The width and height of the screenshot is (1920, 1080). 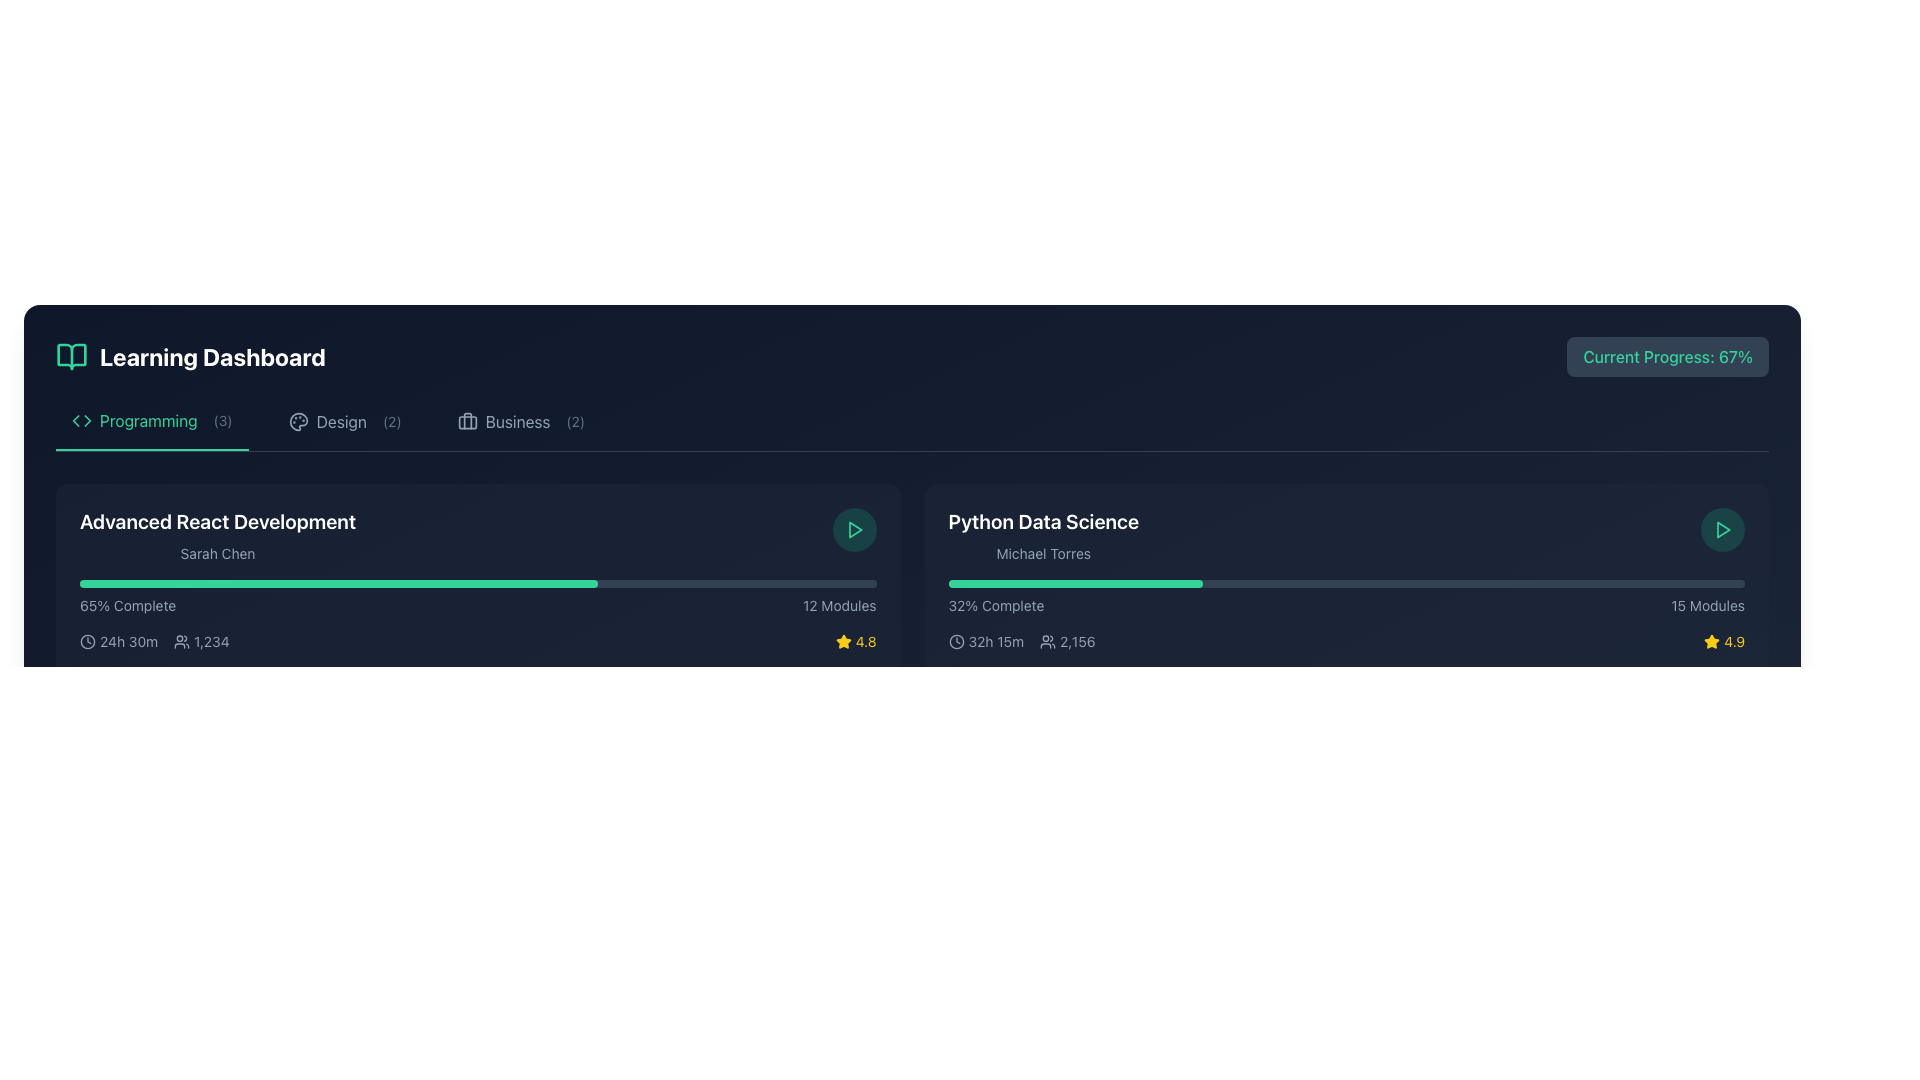 I want to click on the text label element displaying the number '(2)' which is styled in gray and located next to the word 'Design' in the navigation menu, so click(x=392, y=420).